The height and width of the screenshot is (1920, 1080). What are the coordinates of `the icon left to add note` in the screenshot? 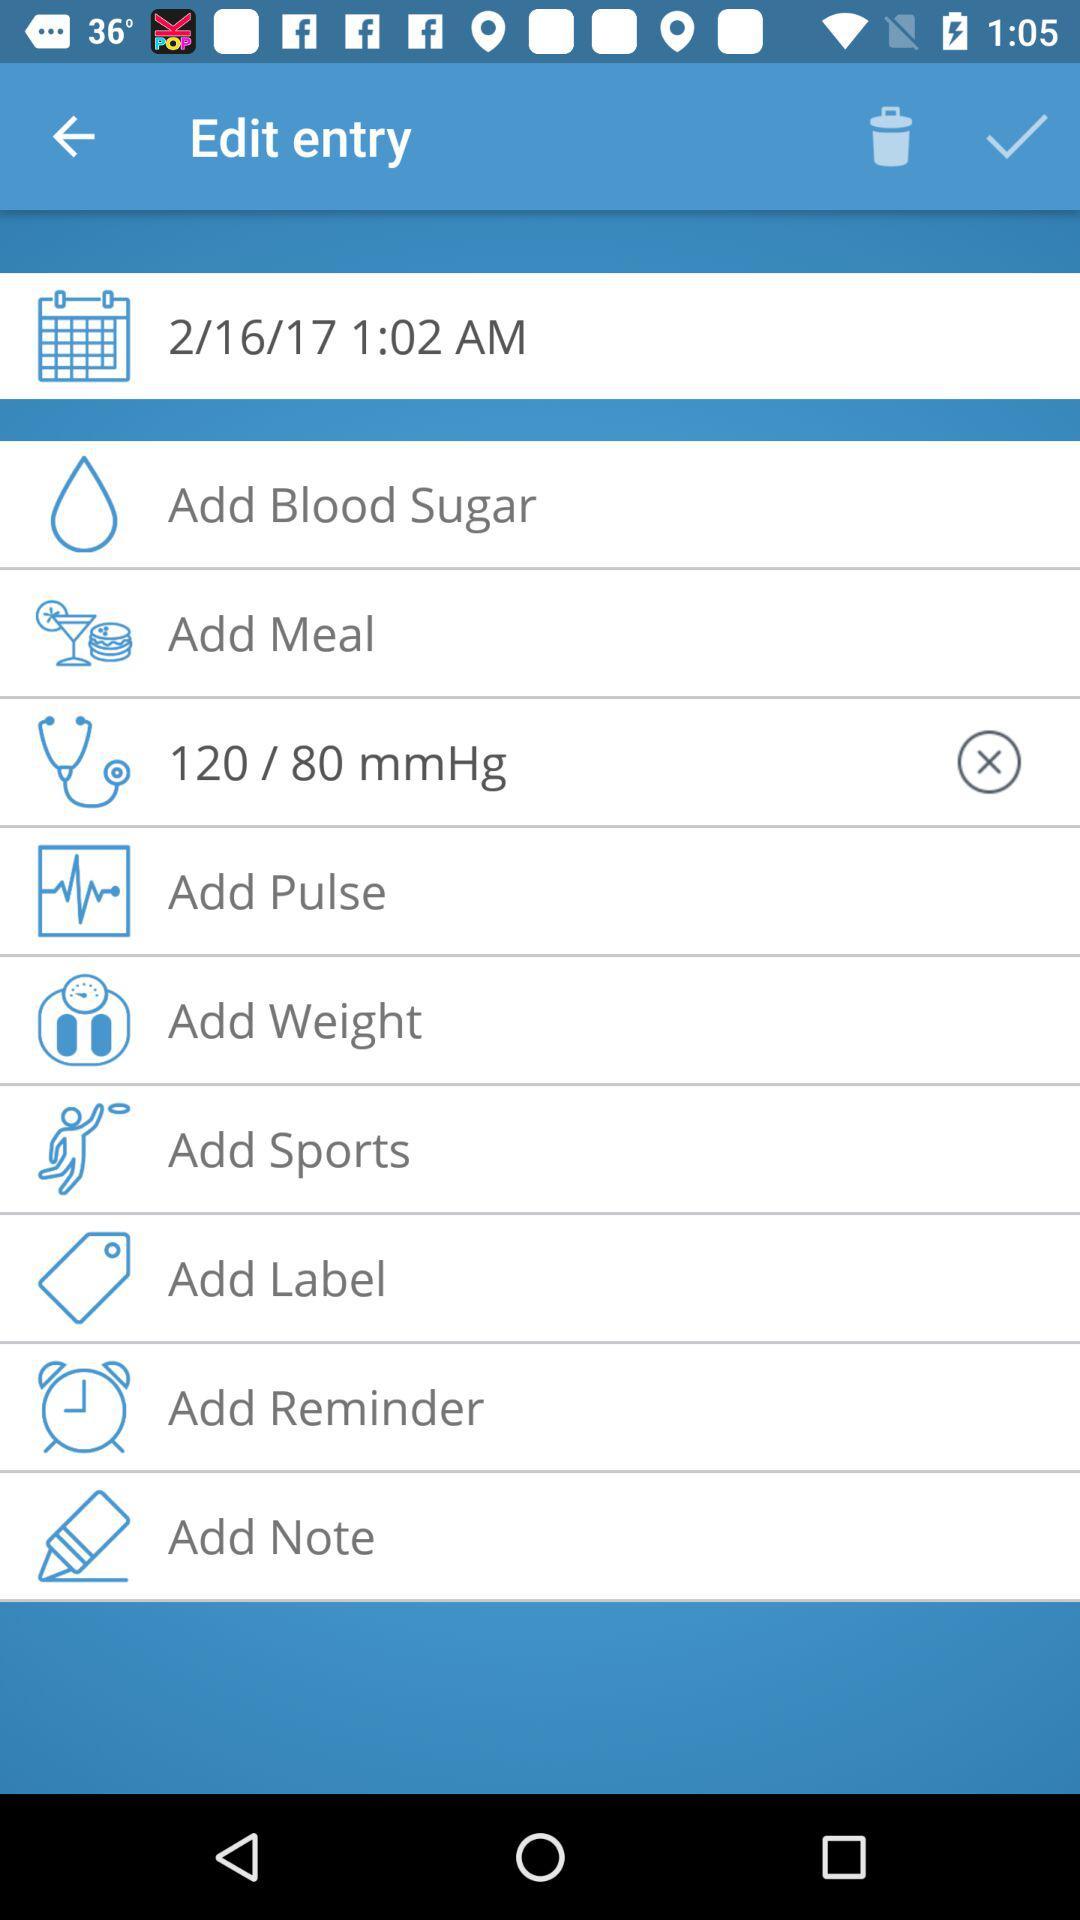 It's located at (83, 1535).